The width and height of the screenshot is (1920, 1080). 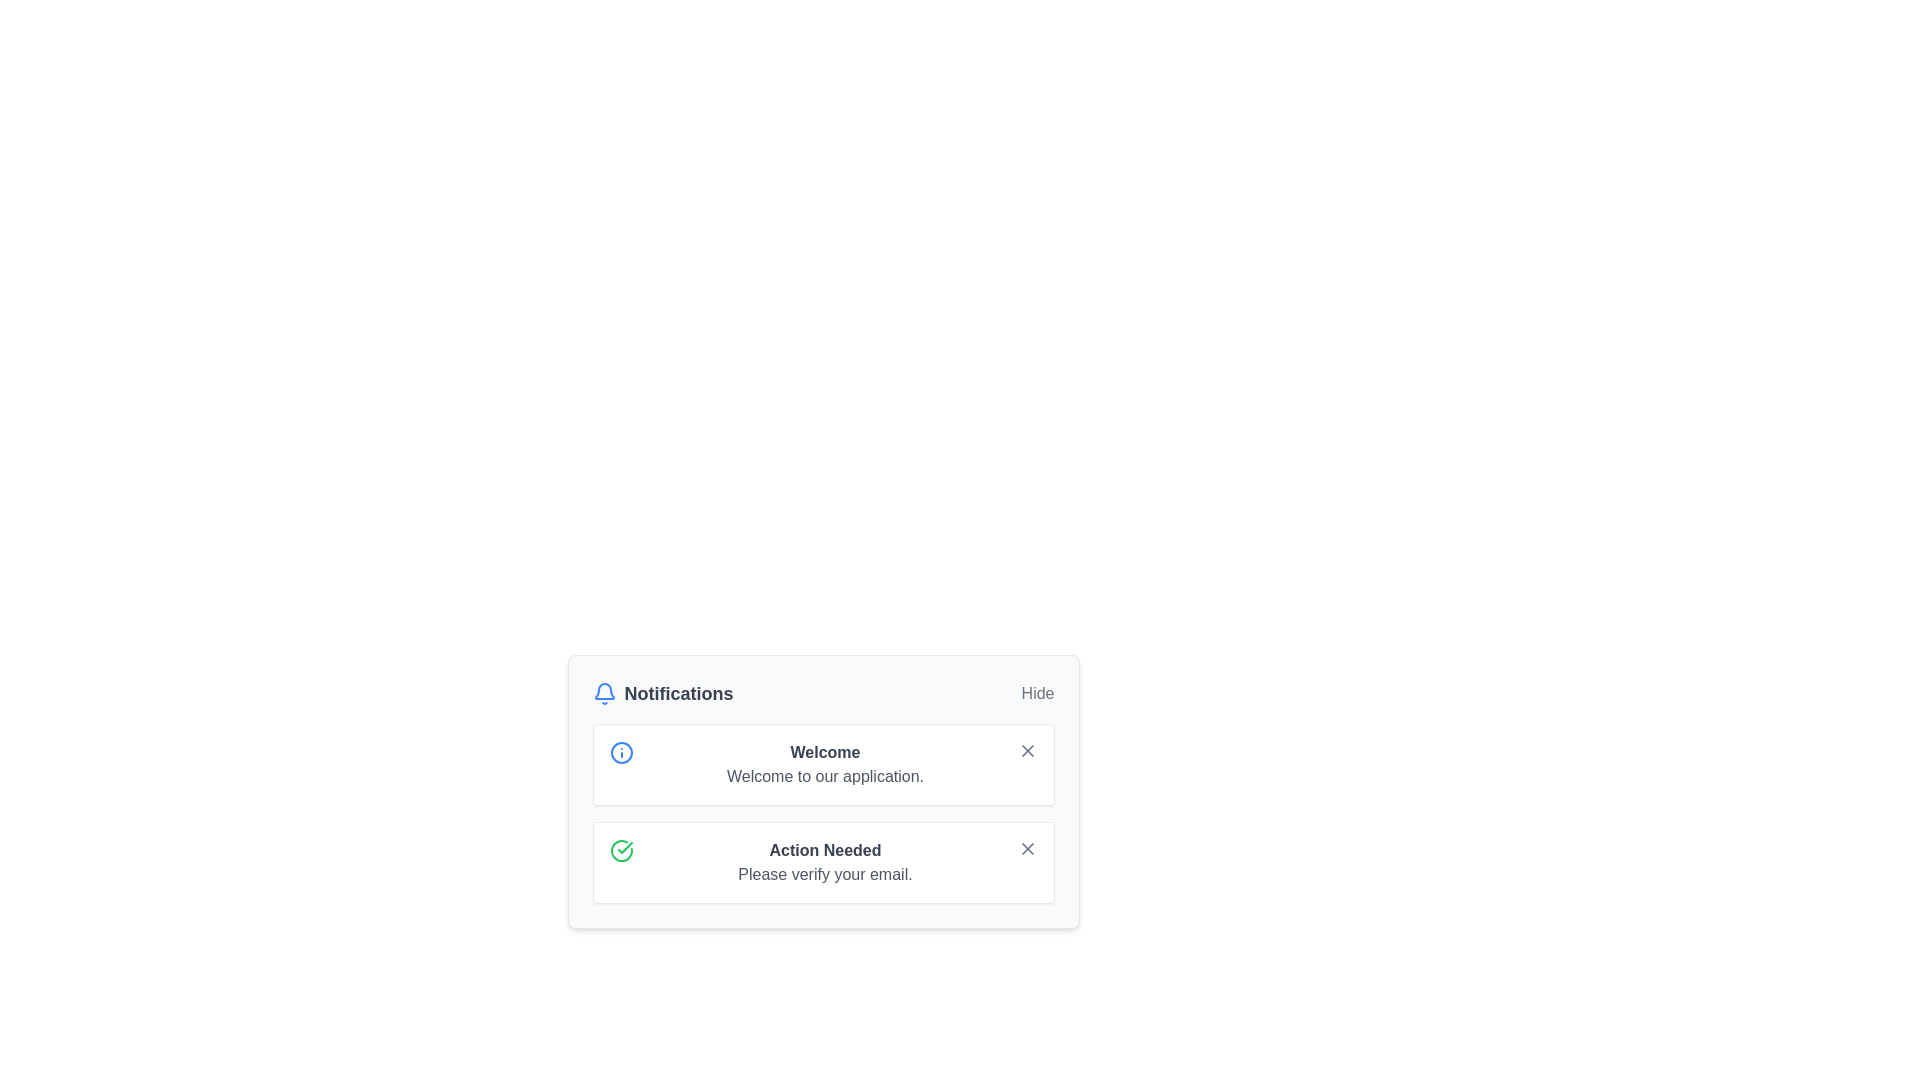 I want to click on the small 'x' icon in the top-right corner of the 'Welcome' notification card, so click(x=1027, y=751).